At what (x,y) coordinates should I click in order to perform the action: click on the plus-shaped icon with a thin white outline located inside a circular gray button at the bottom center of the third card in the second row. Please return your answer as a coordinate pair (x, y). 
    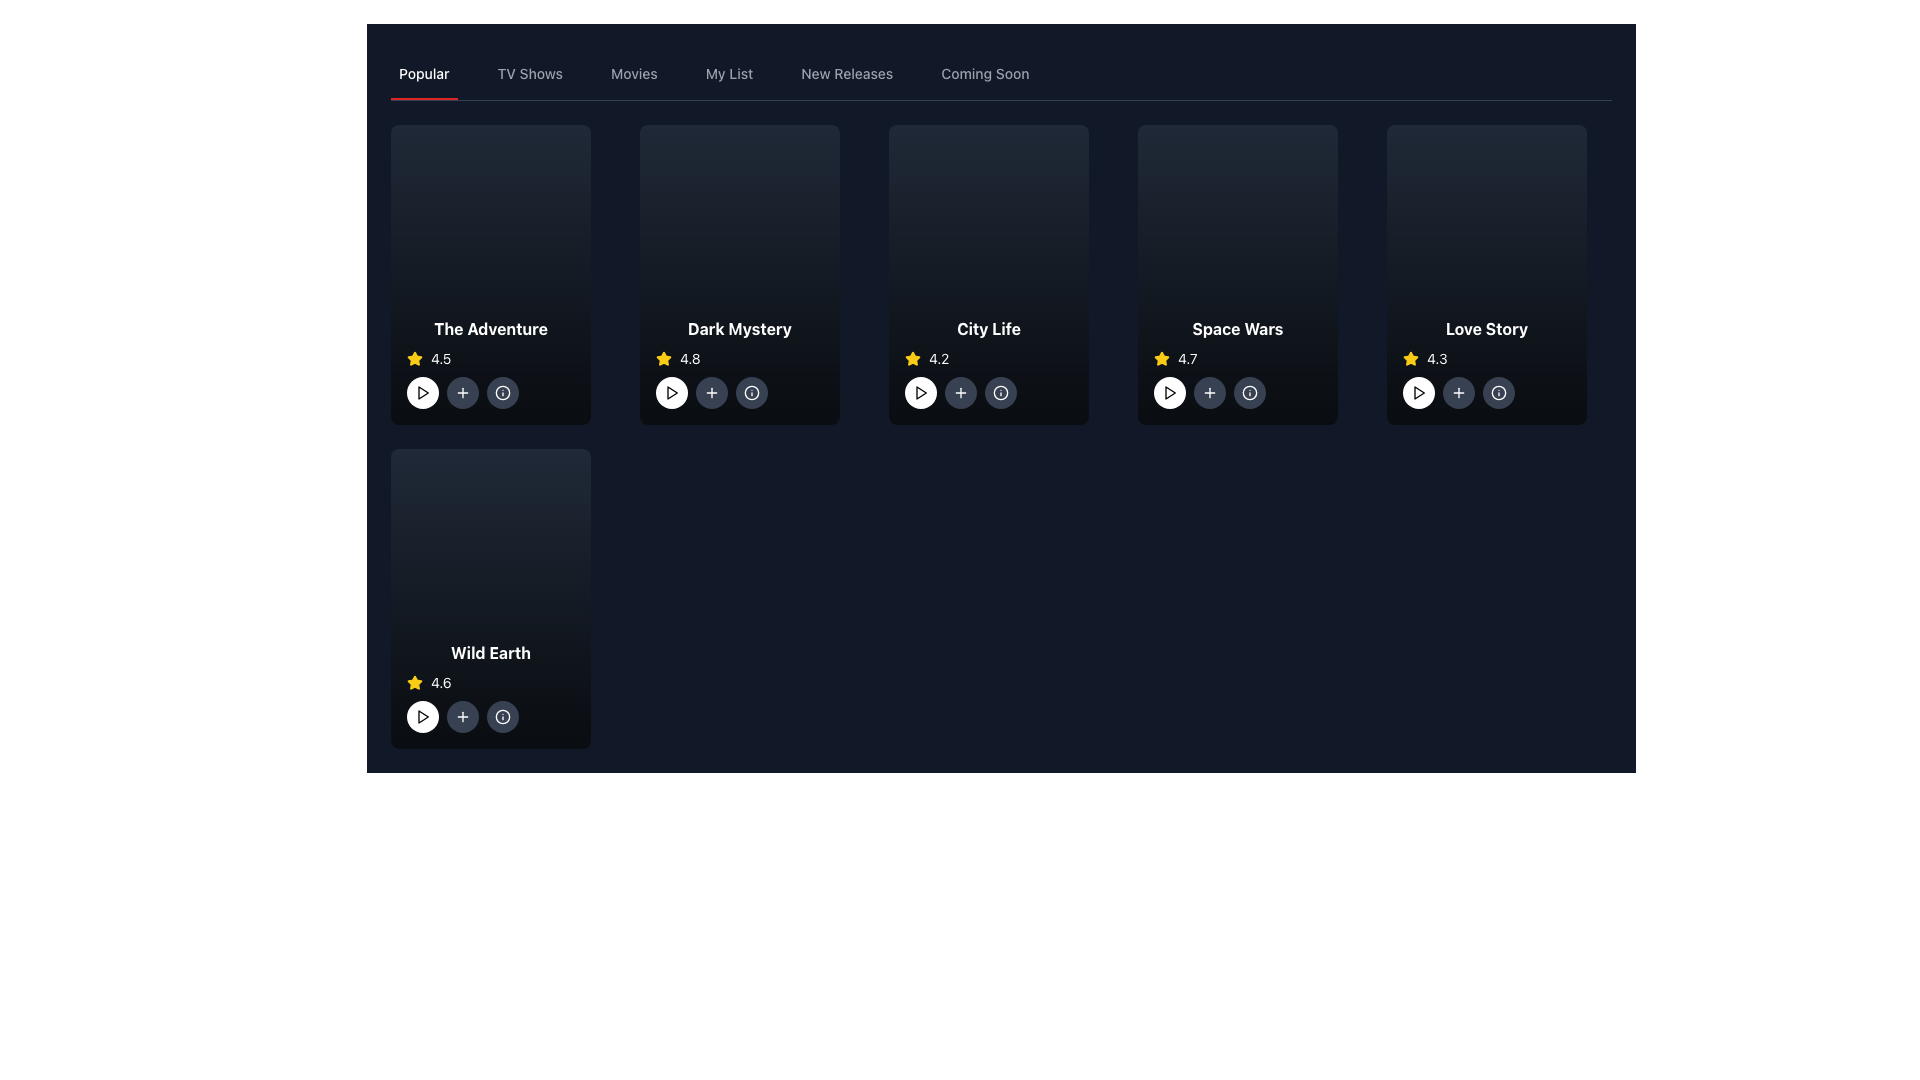
    Looking at the image, I should click on (1208, 393).